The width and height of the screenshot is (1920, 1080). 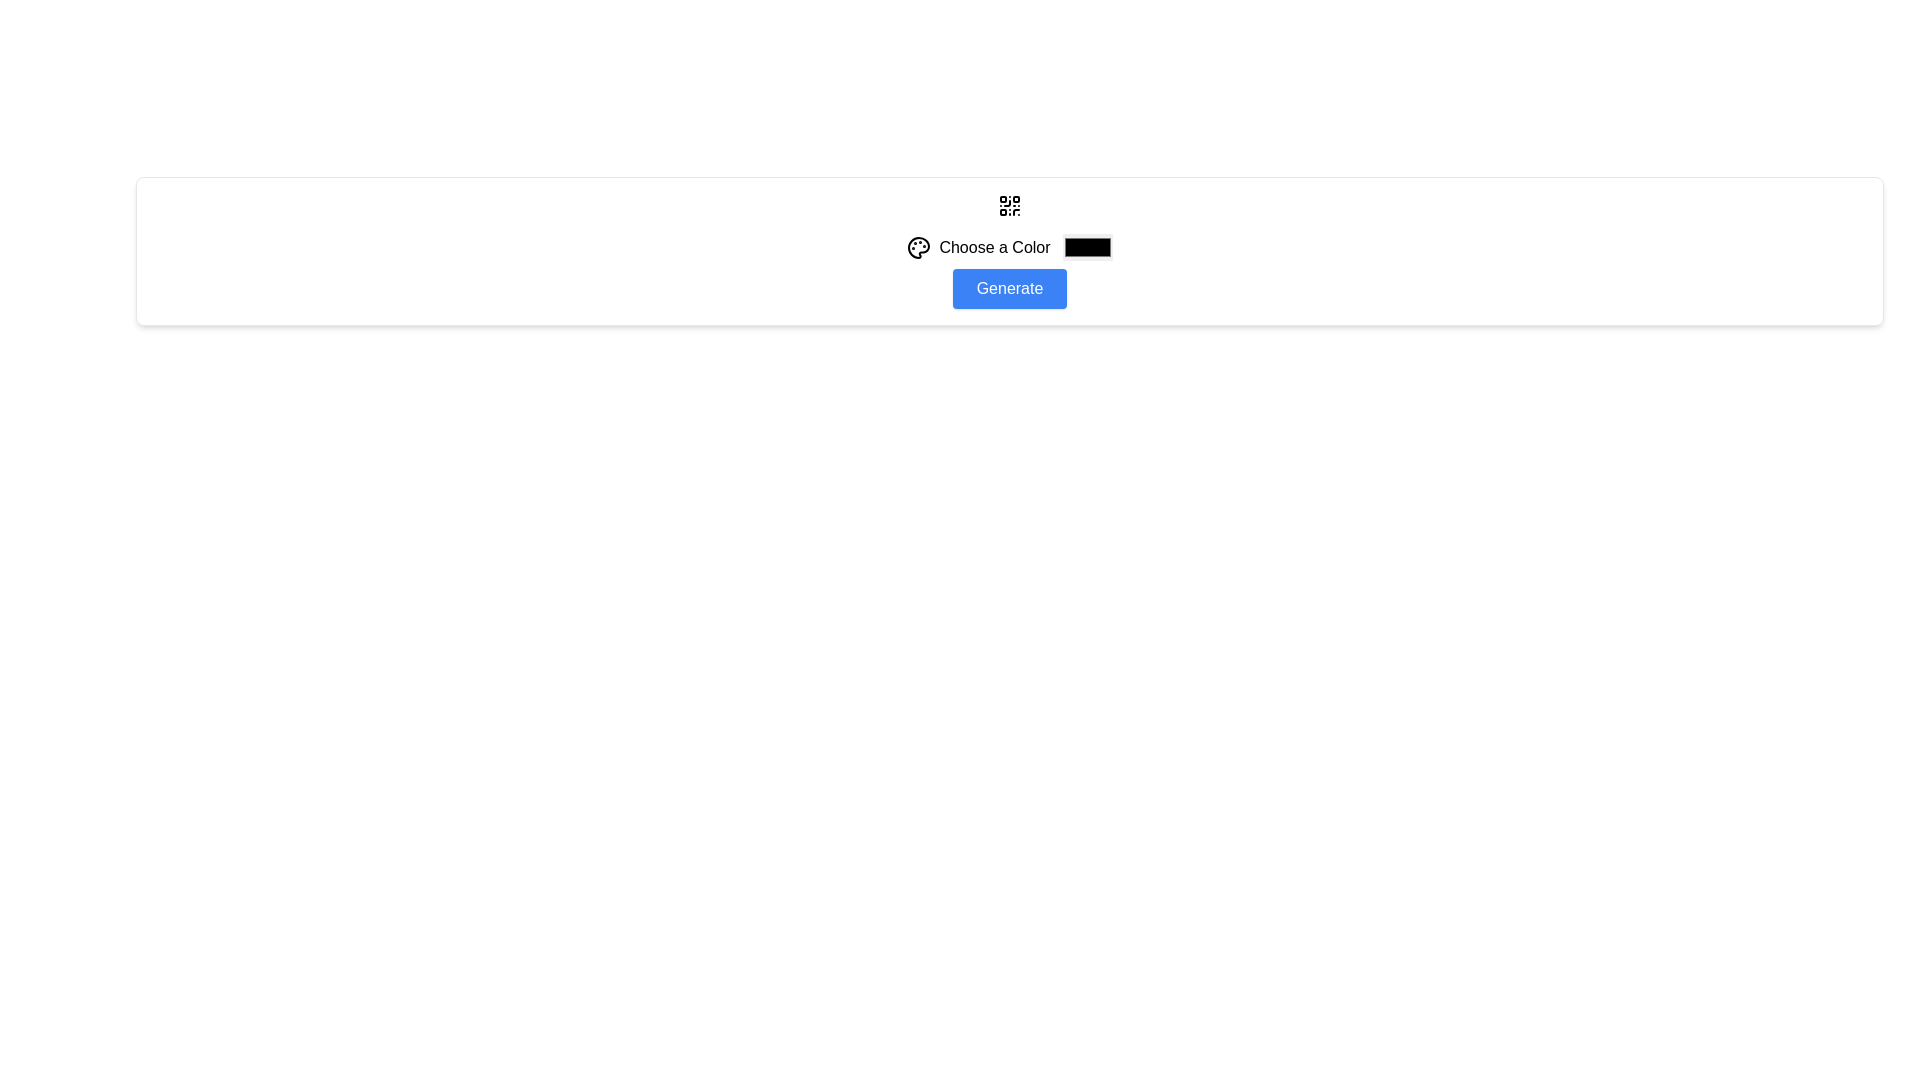 I want to click on the central button located beneath the color selection input, so click(x=1009, y=289).